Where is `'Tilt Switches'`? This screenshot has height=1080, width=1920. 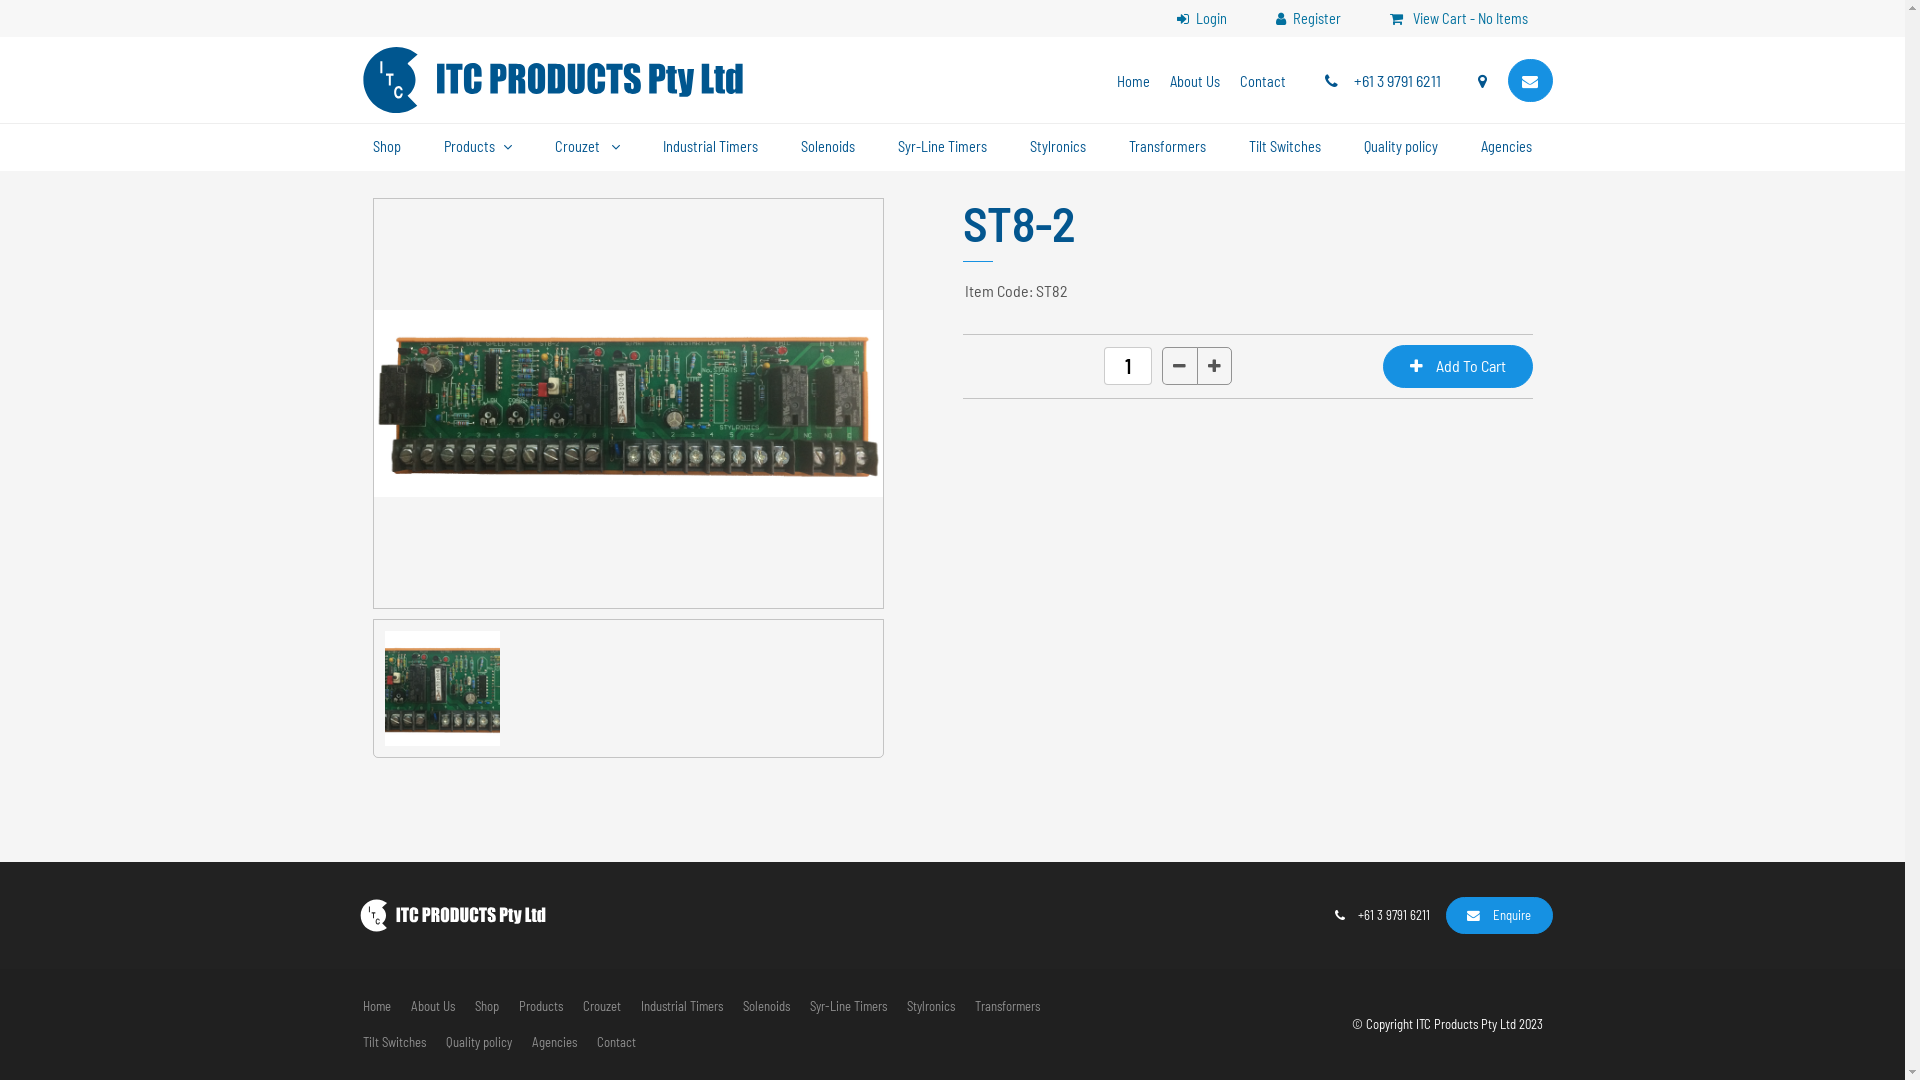
'Tilt Switches' is located at coordinates (393, 1041).